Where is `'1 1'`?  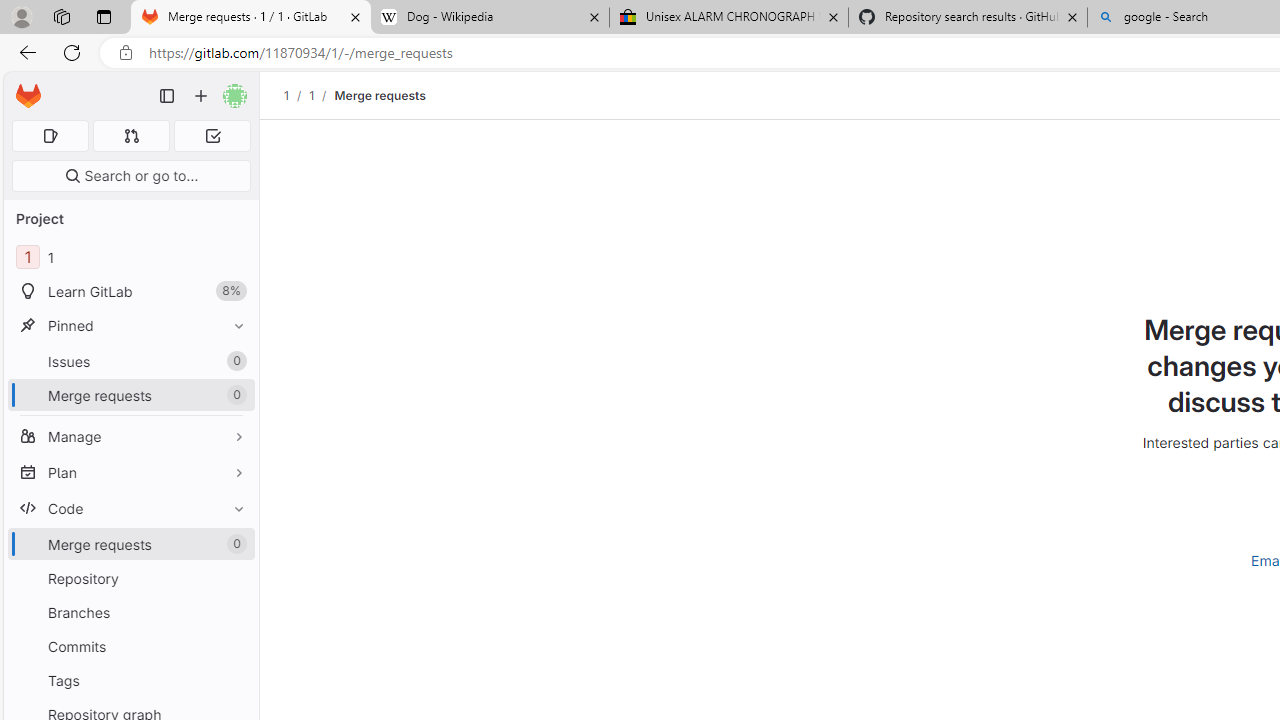 '1 1' is located at coordinates (130, 256).